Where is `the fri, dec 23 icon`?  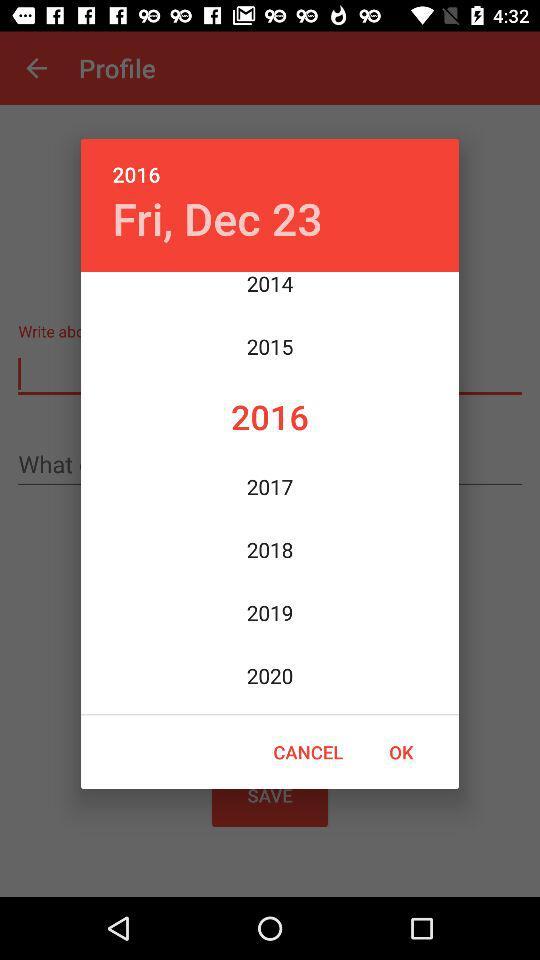 the fri, dec 23 icon is located at coordinates (216, 218).